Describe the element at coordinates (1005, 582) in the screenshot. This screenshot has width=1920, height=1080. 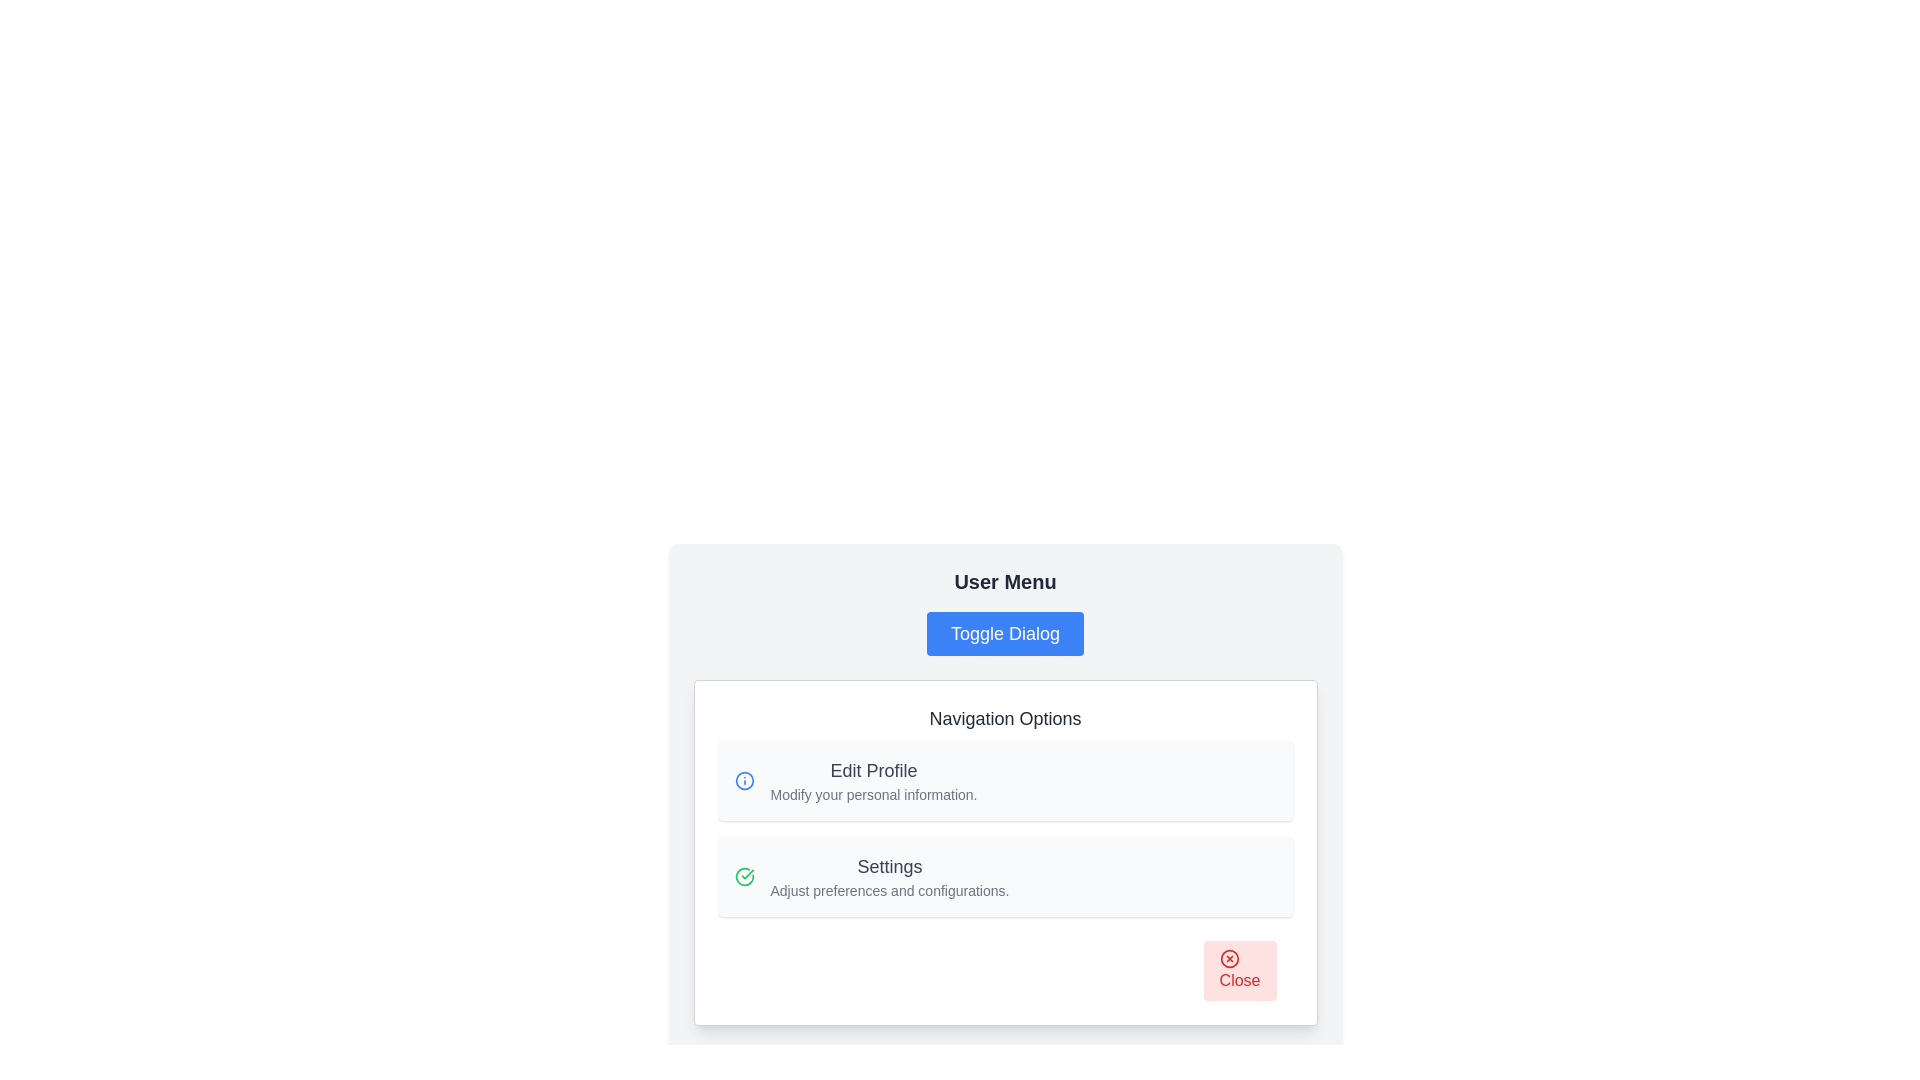
I see `text content of the 'User Menu' label, which is a bold, extra-large dark gray text centered at the top of the dialog box` at that location.